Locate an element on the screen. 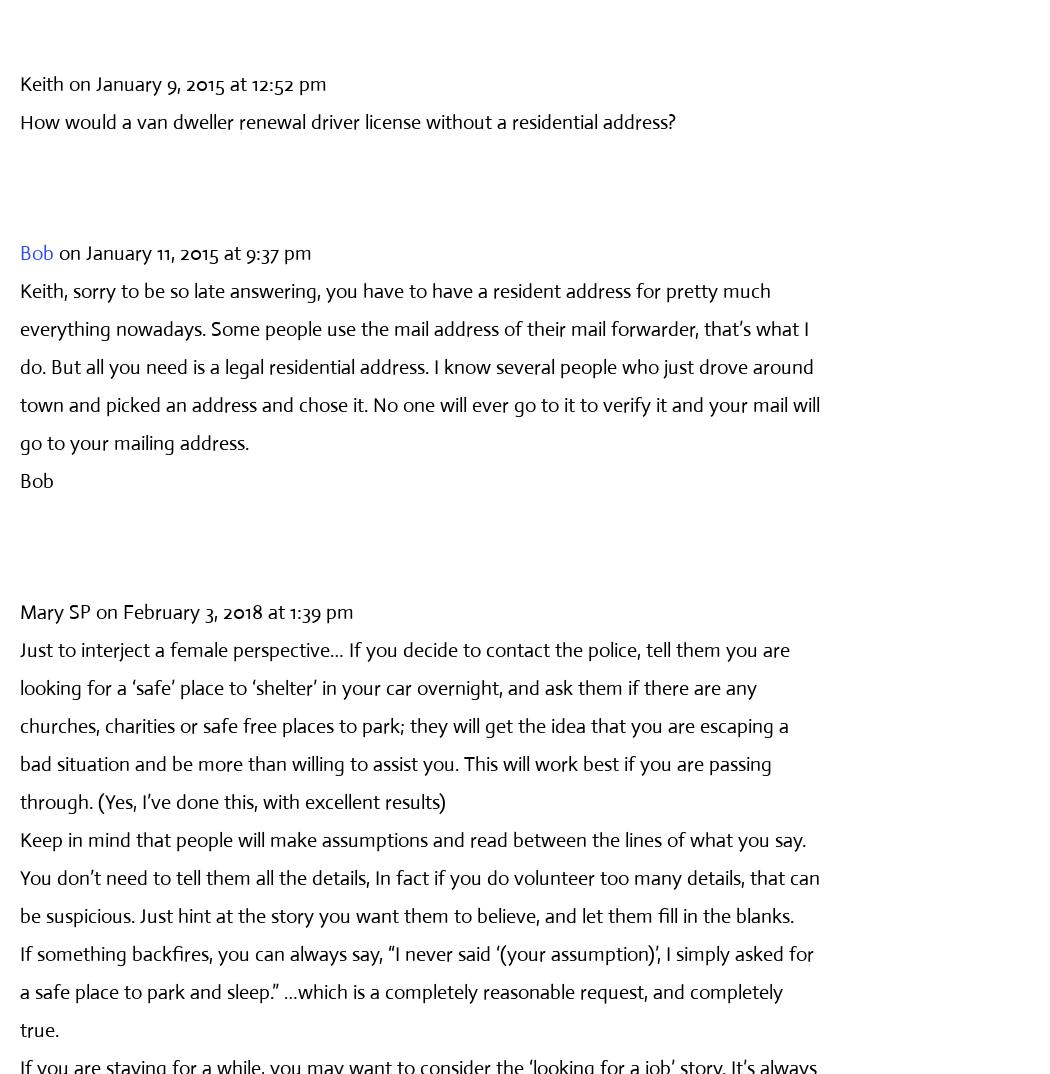  'Just to interject a female perspective… If you decide to contact the police, tell them you are looking for a ‘safe’ place to ‘shelter’ in your car overnight, and ask them if there are any churches, charities or safe free places to park; they will get the idea that you are escaping a bad situation and be more than willing to assist you. This will work best if you are passing through. (Yes, I’ve done this, with excellent results)' is located at coordinates (19, 725).